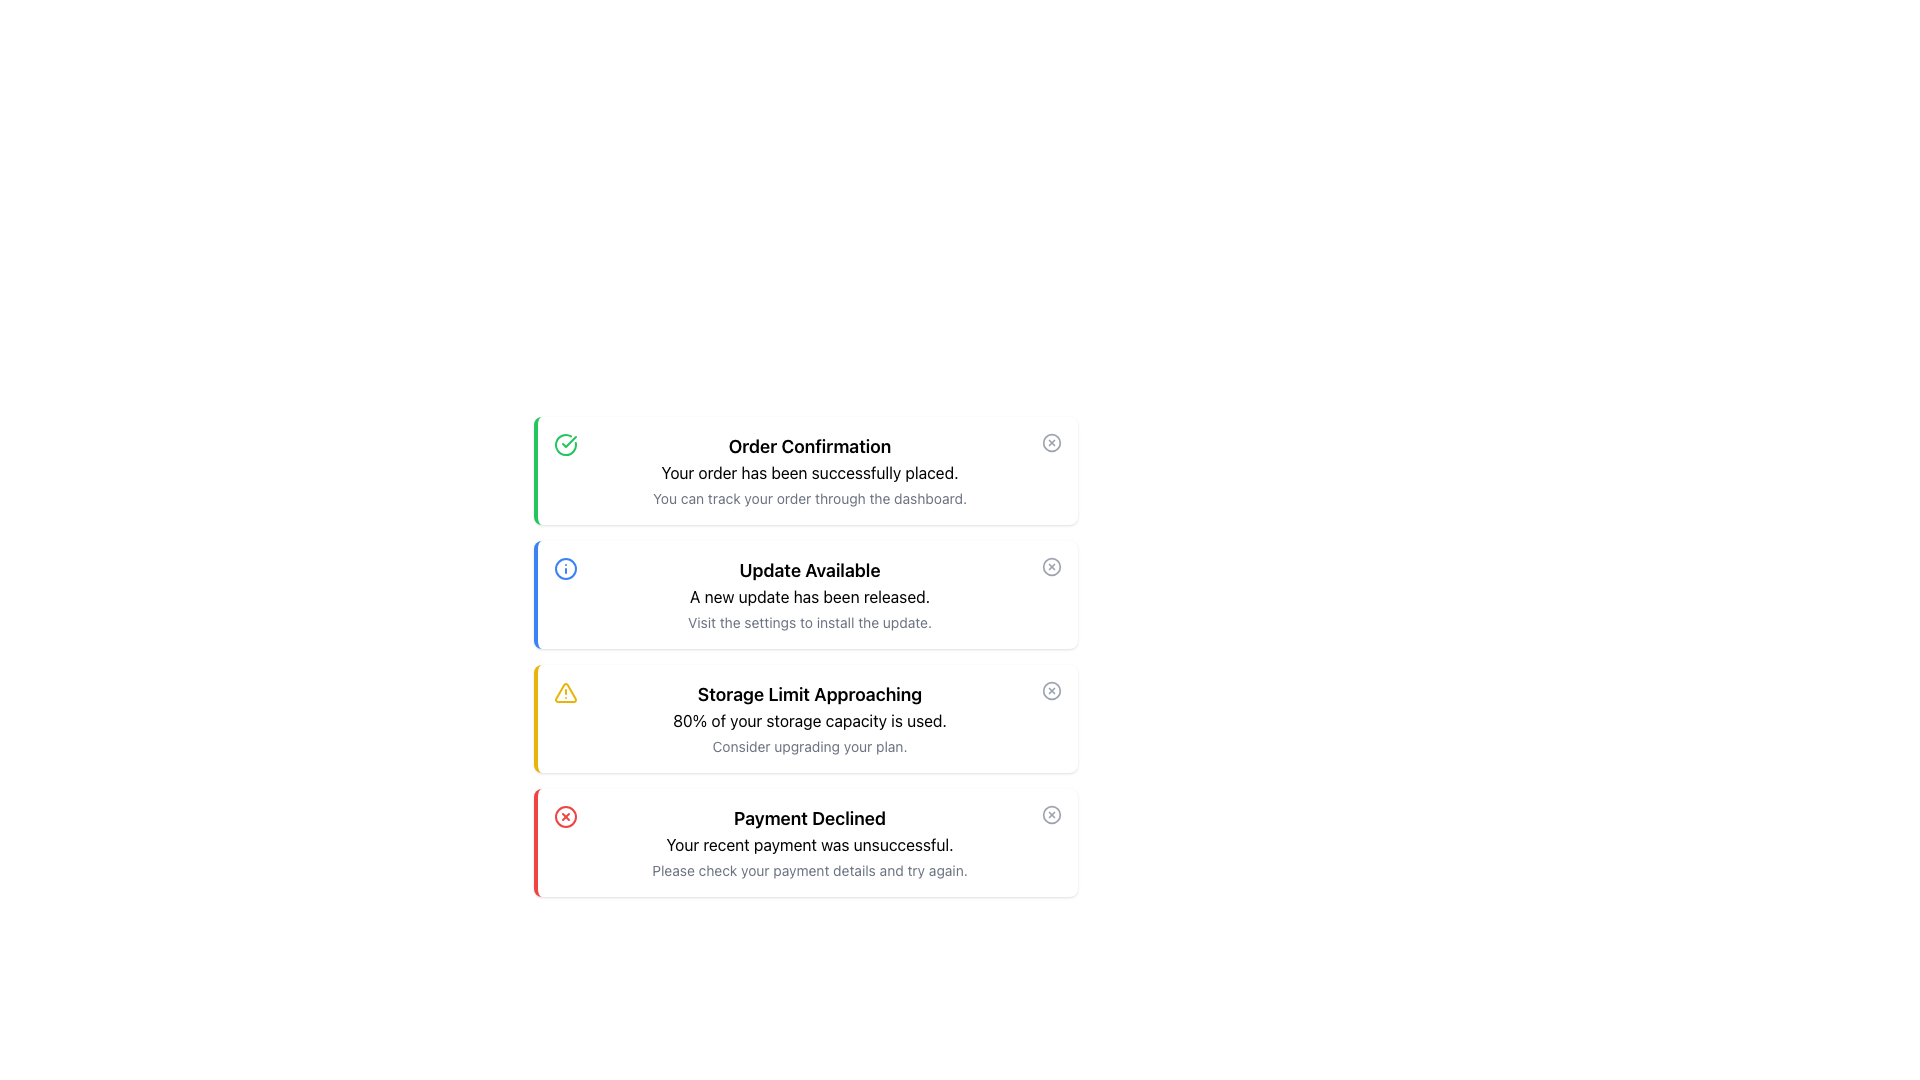  I want to click on informational text that suggests upgrading your plan, which is positioned below the storage usage warning message, so click(810, 747).